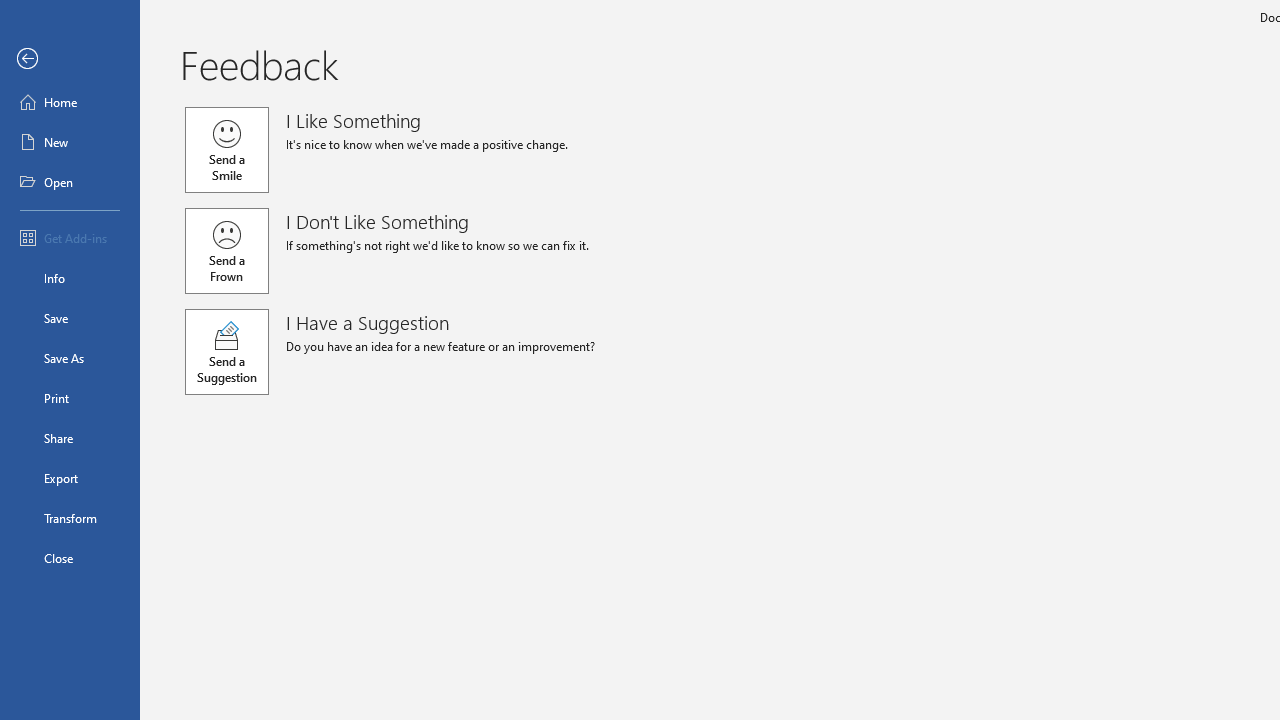 This screenshot has height=720, width=1280. What do you see at coordinates (227, 249) in the screenshot?
I see `'Send a Frown'` at bounding box center [227, 249].